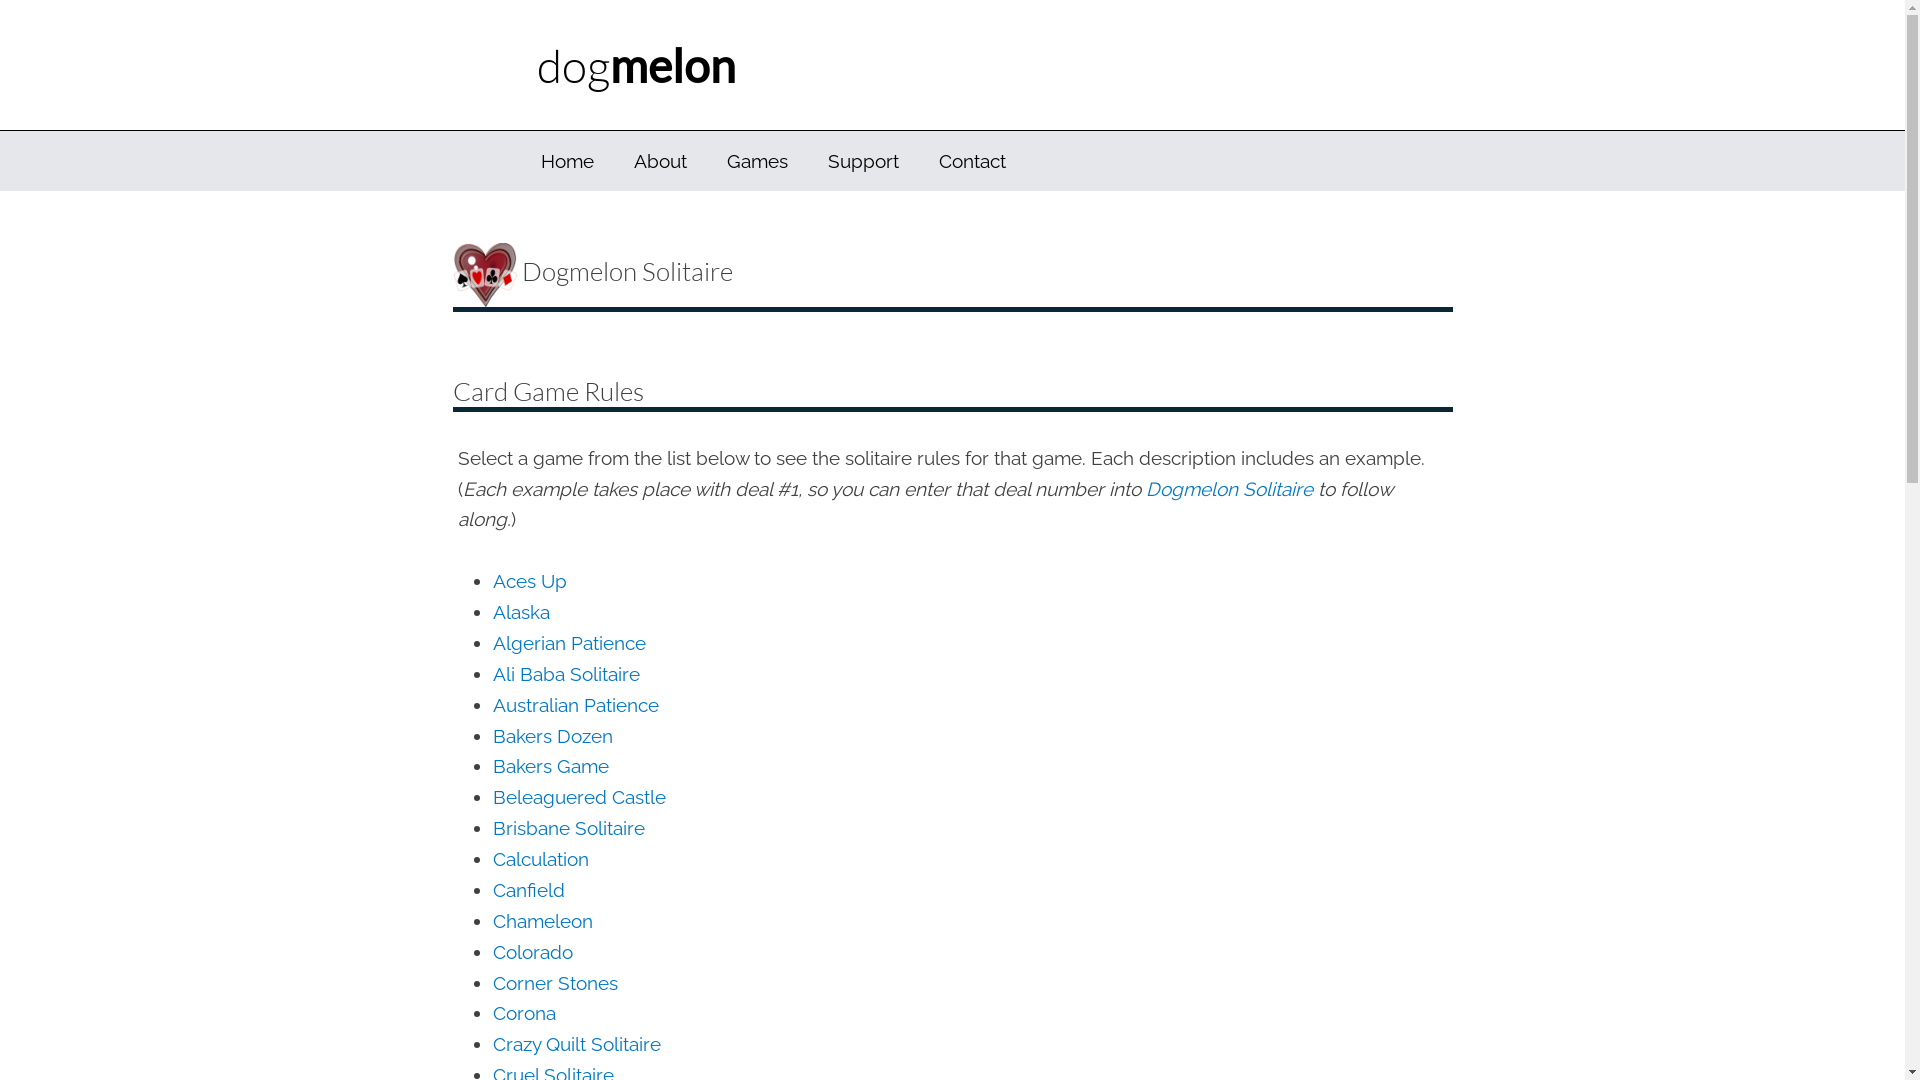 The image size is (1920, 1080). What do you see at coordinates (660, 160) in the screenshot?
I see `'About'` at bounding box center [660, 160].